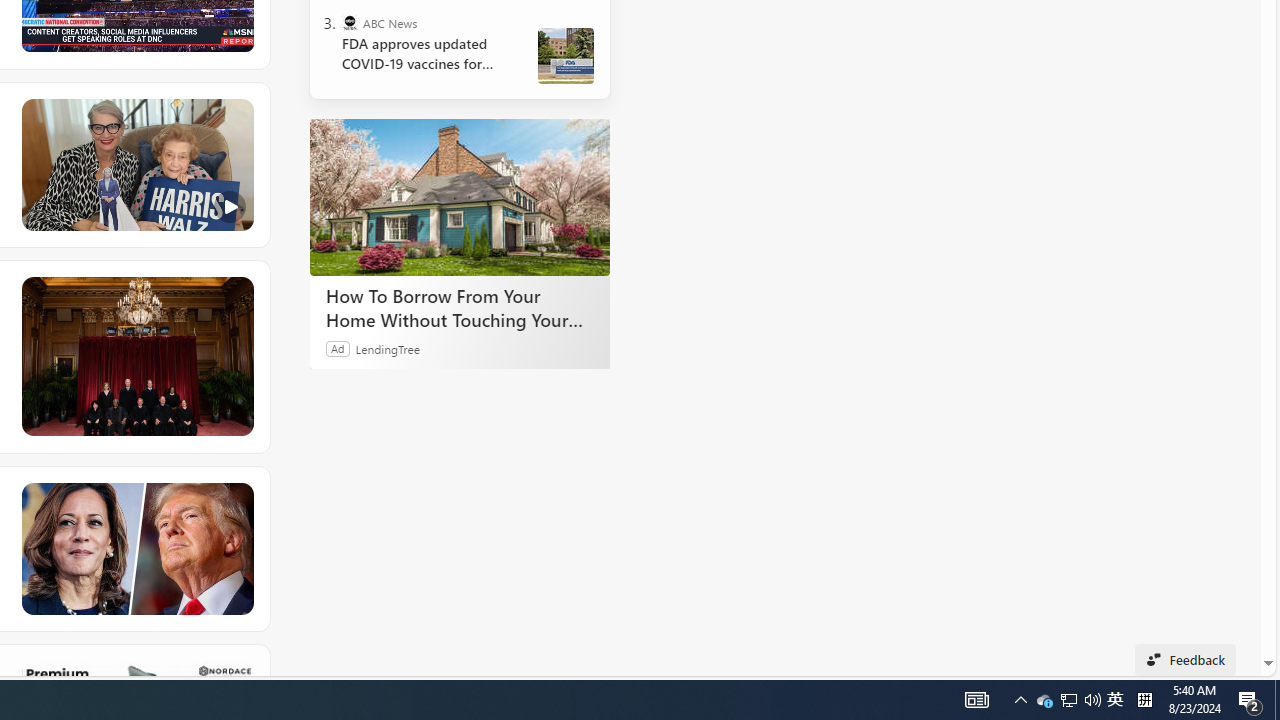 This screenshot has width=1280, height=720. What do you see at coordinates (350, 23) in the screenshot?
I see `'ABC News'` at bounding box center [350, 23].